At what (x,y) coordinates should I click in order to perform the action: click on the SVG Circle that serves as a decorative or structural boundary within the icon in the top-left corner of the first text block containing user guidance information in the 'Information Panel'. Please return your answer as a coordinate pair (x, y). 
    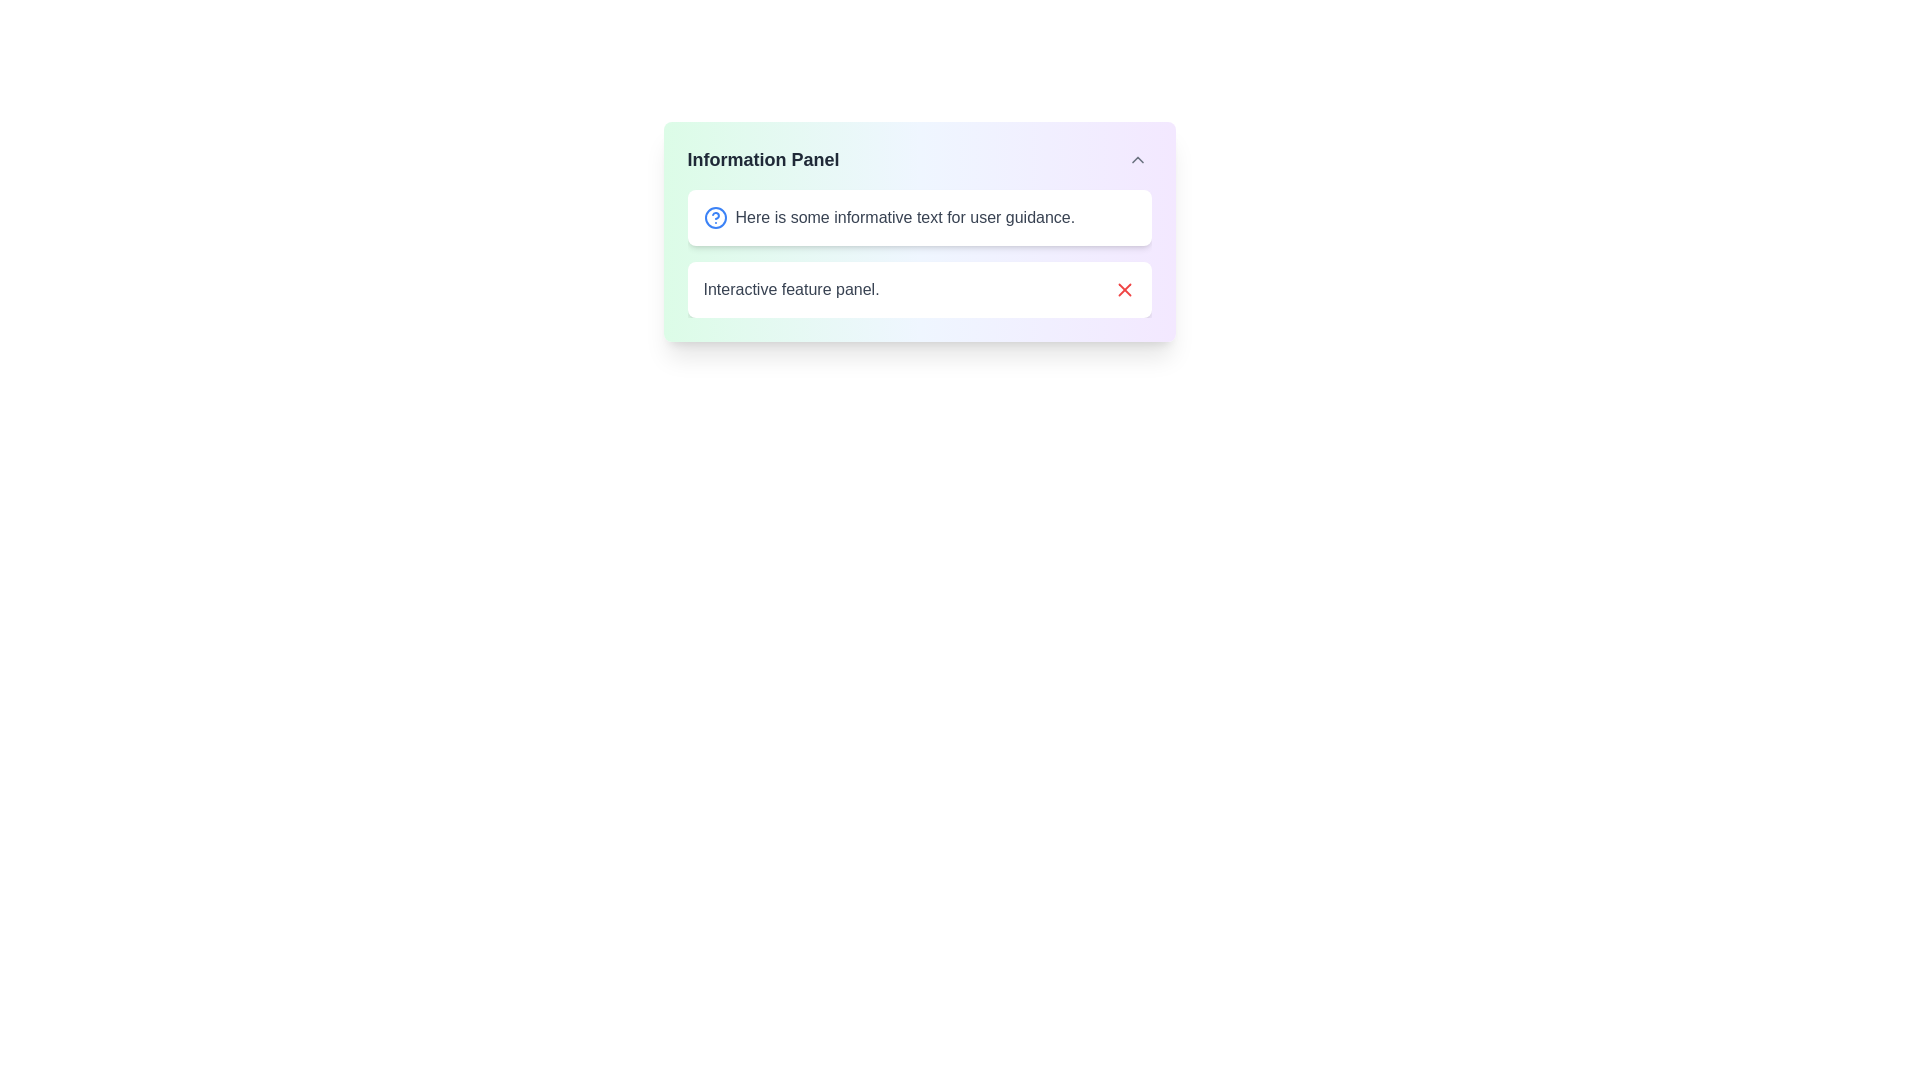
    Looking at the image, I should click on (715, 218).